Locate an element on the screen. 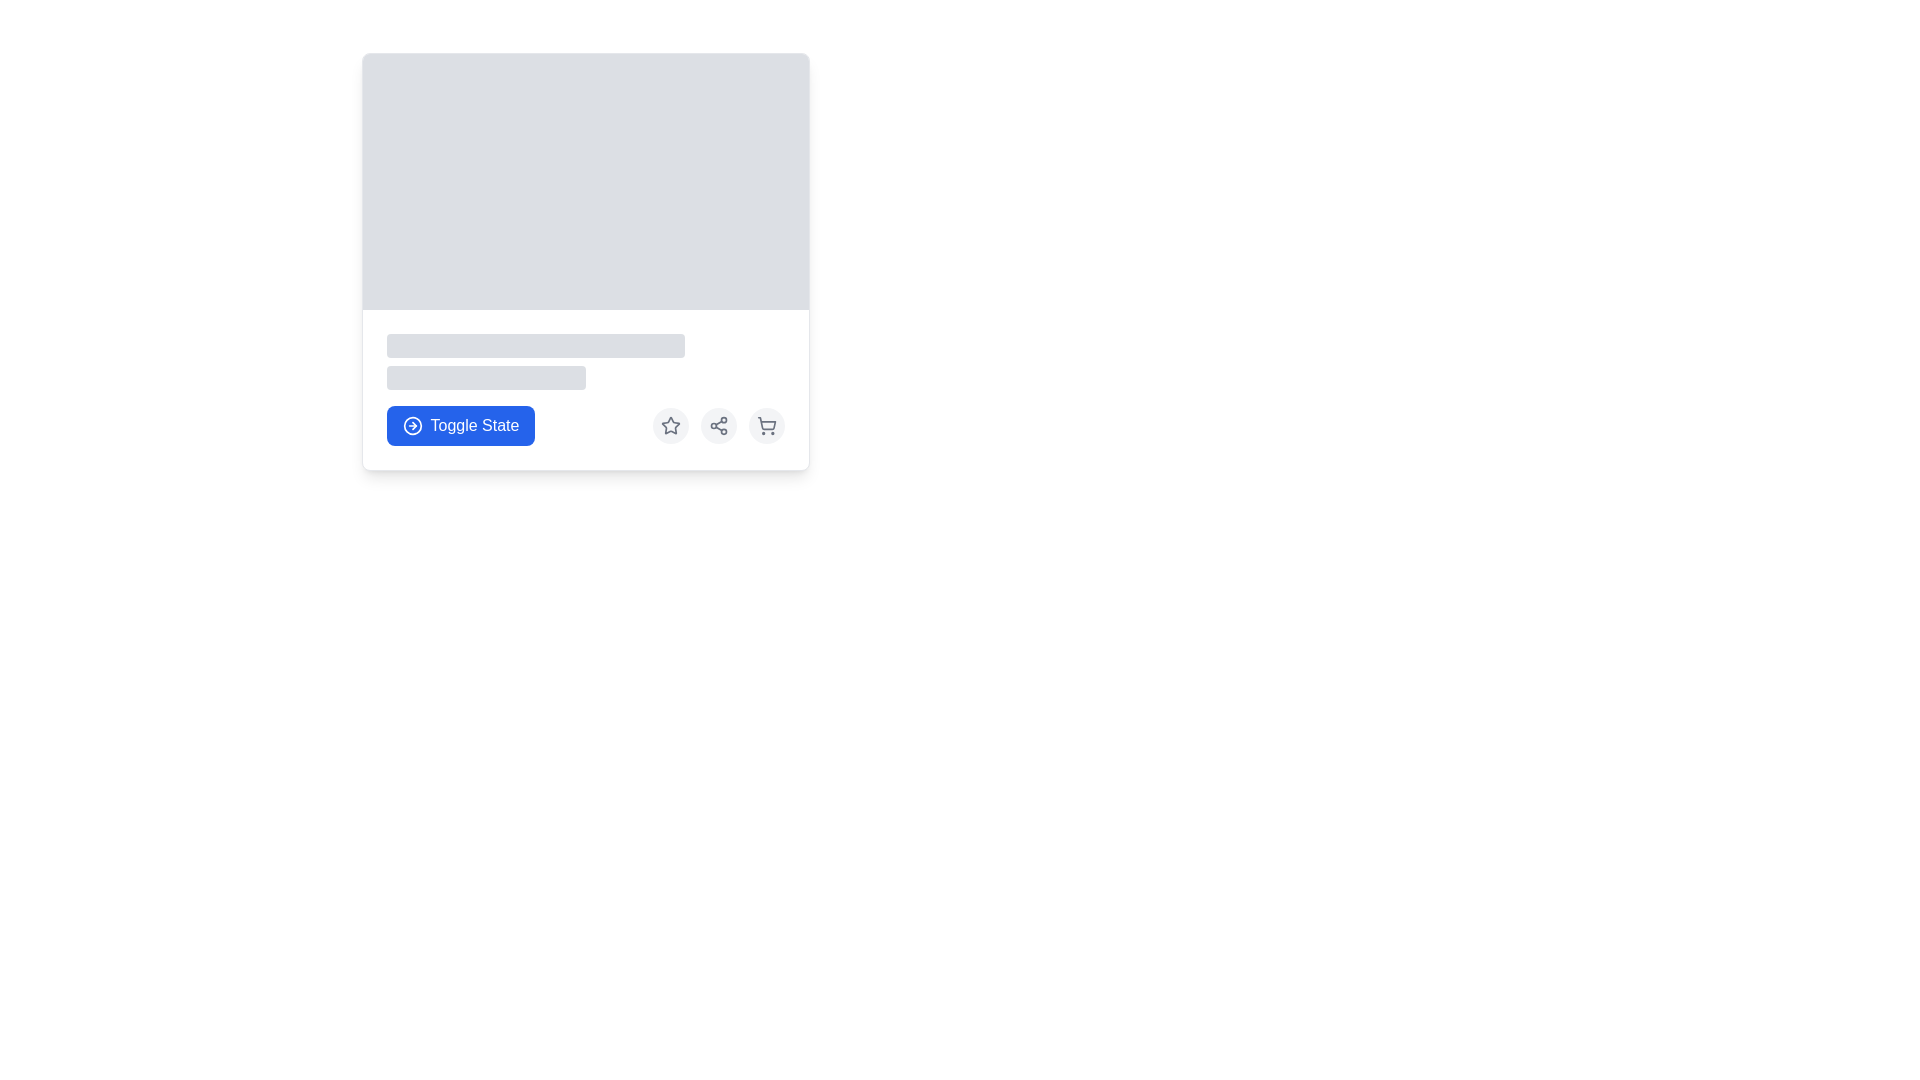 This screenshot has height=1080, width=1920. the Icon within the 'Toggle State' button located on the bottom left of the card layout to indicate an action to change states is located at coordinates (411, 424).